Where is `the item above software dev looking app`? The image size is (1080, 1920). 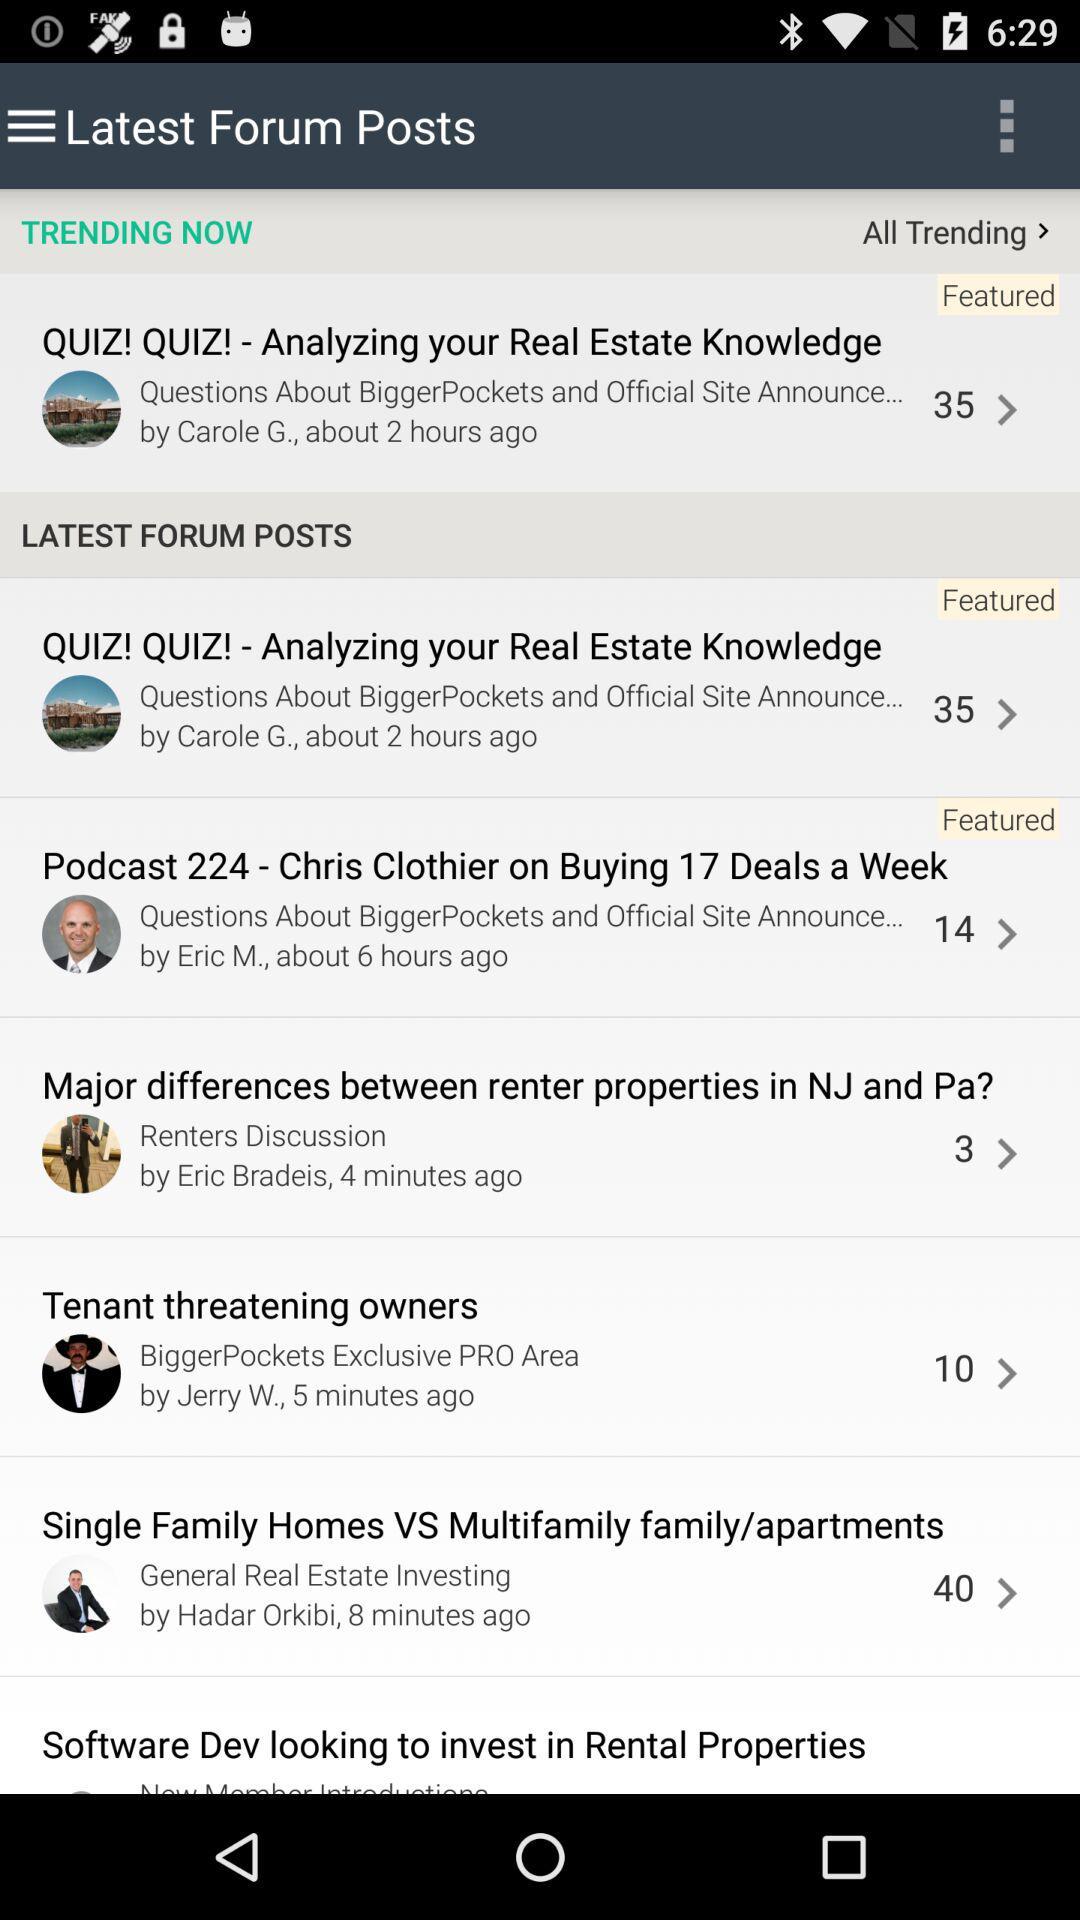 the item above software dev looking app is located at coordinates (1006, 1592).